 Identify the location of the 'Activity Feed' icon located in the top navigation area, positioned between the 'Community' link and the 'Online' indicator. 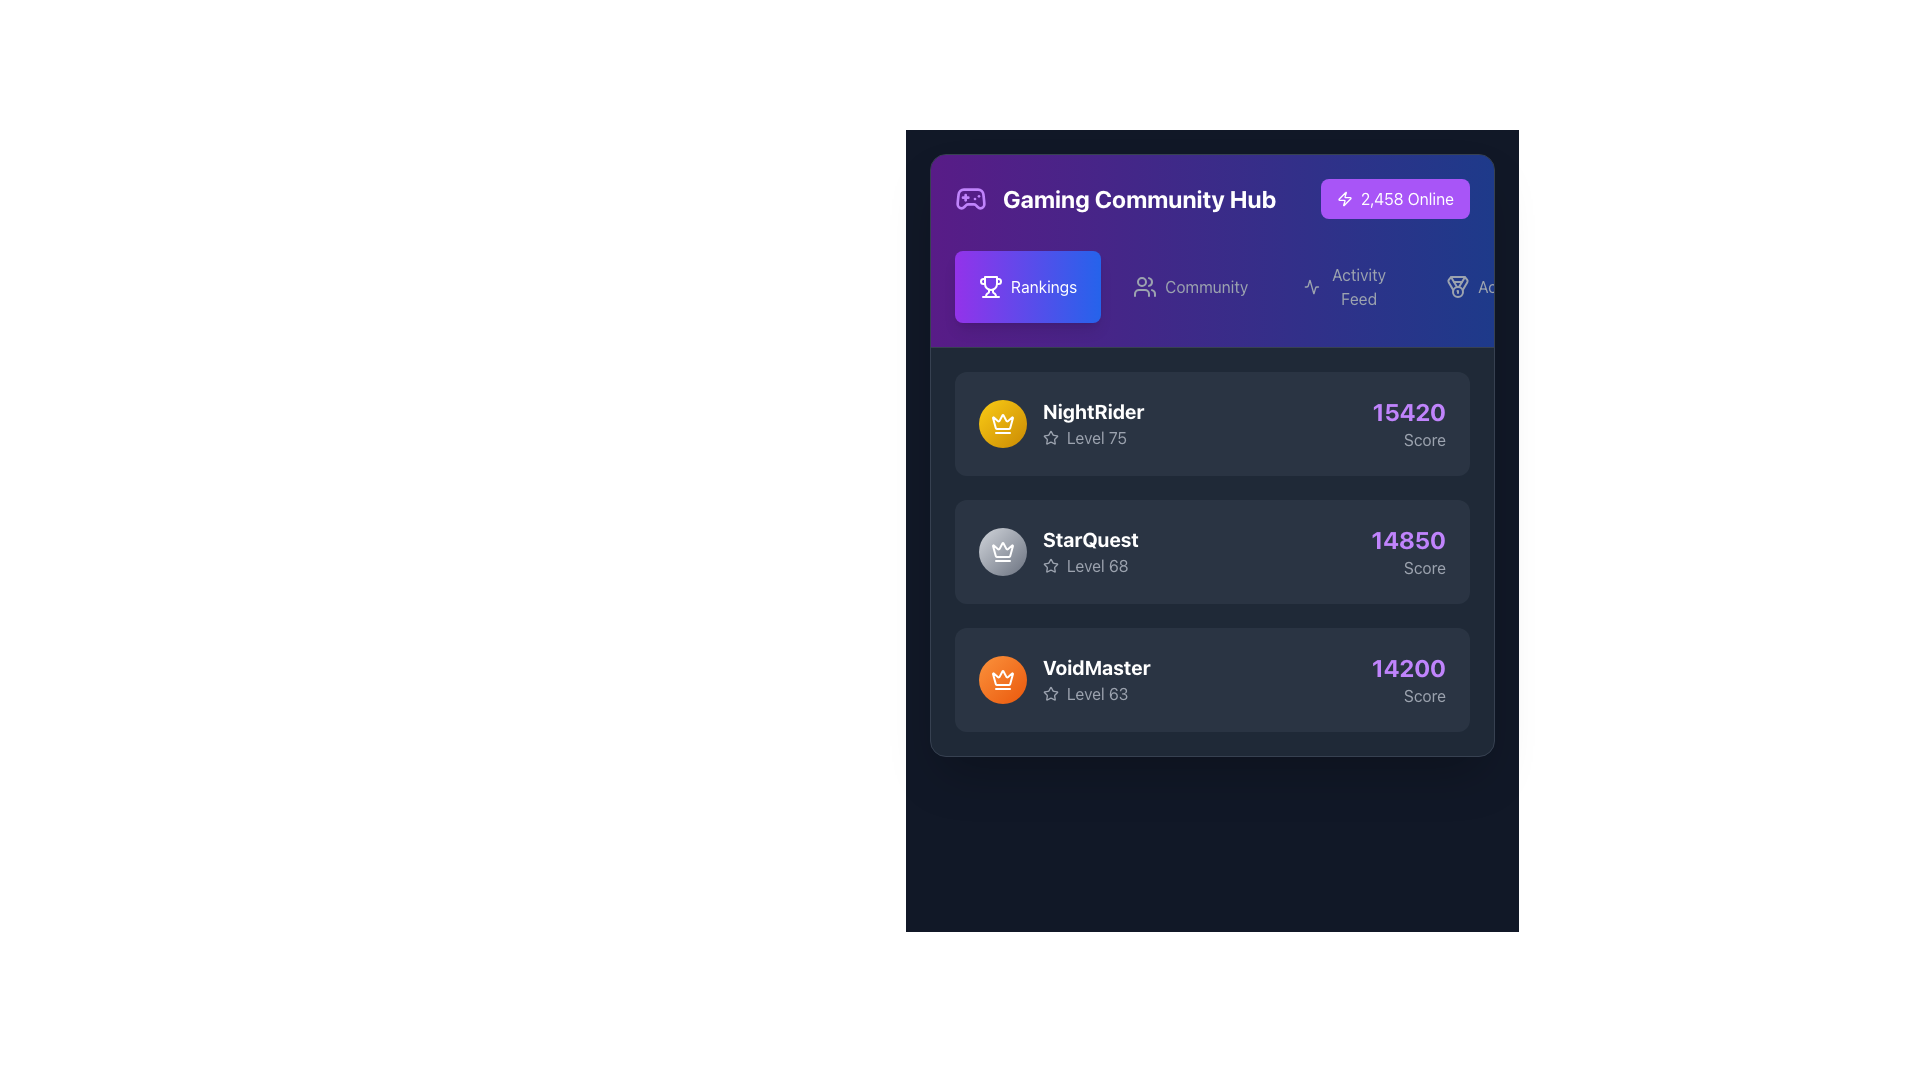
(1312, 286).